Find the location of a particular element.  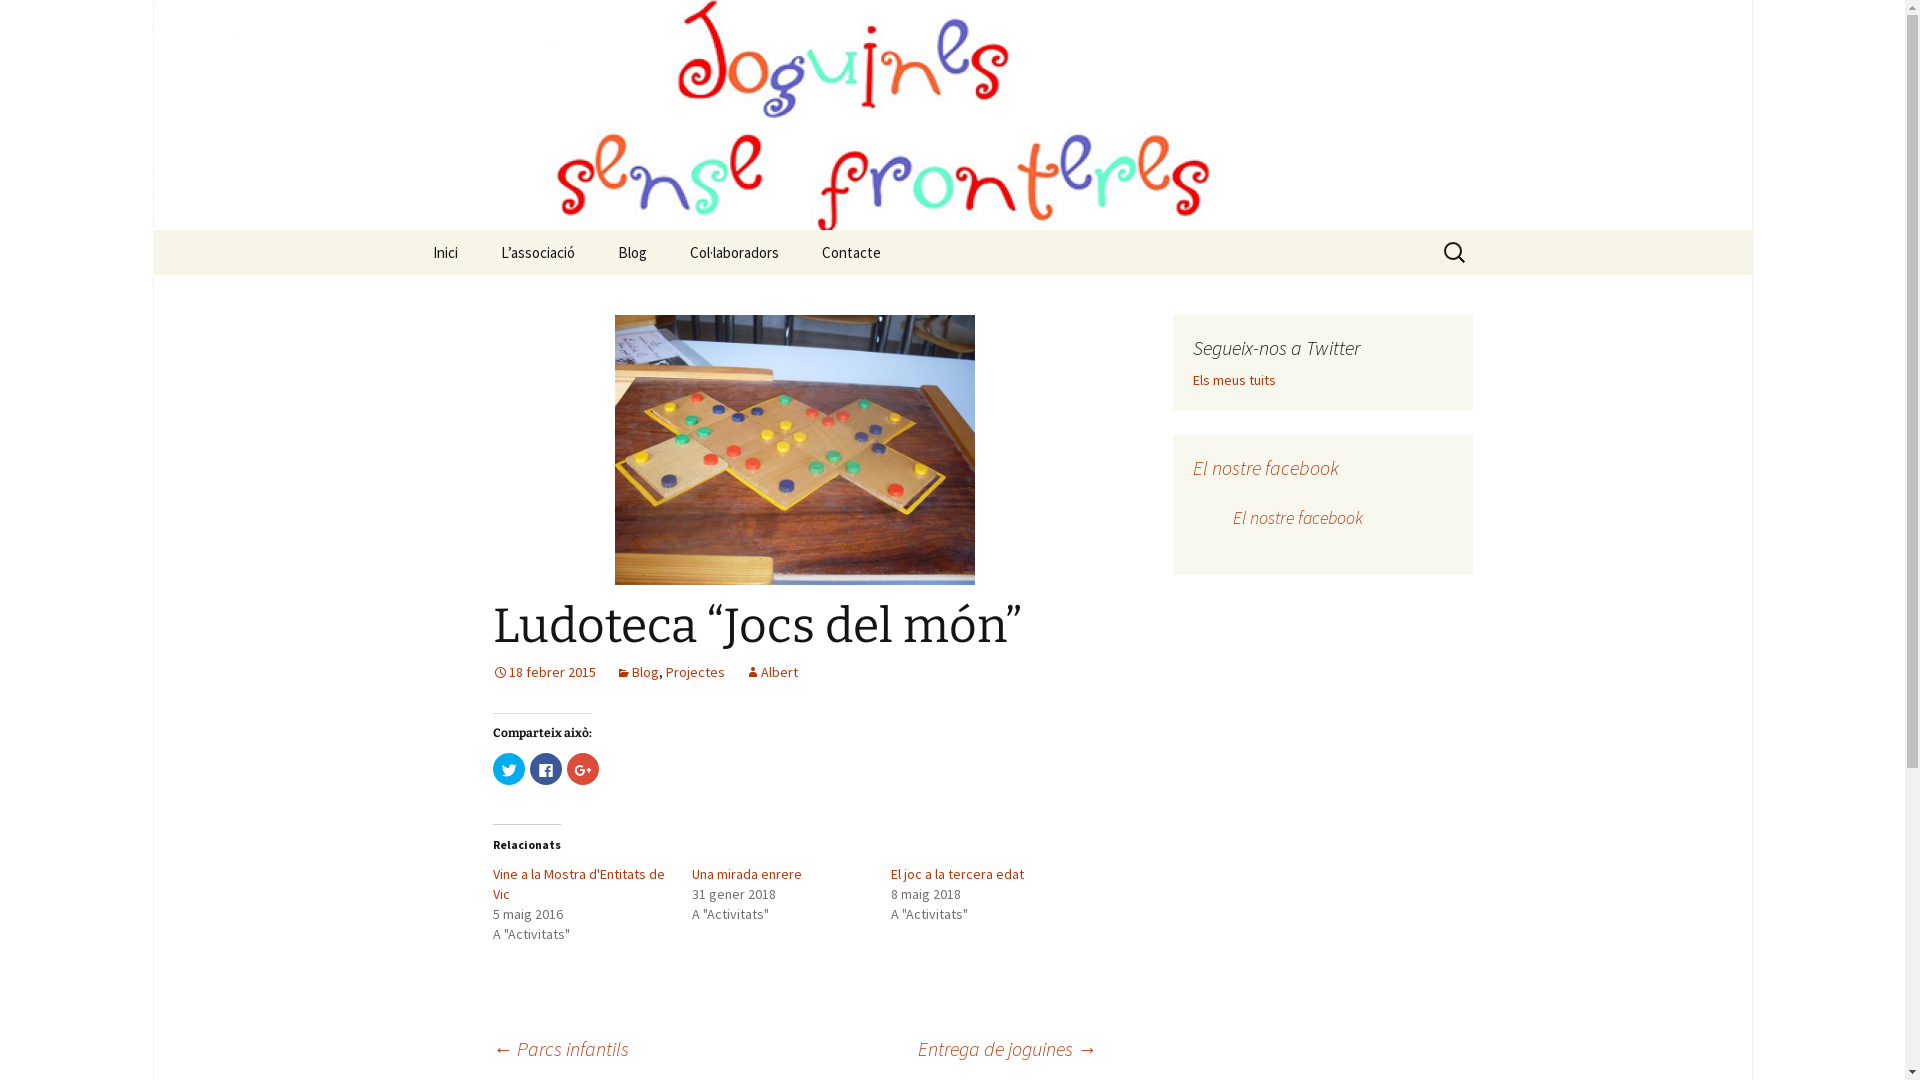

'Els meus tuits' is located at coordinates (1191, 380).